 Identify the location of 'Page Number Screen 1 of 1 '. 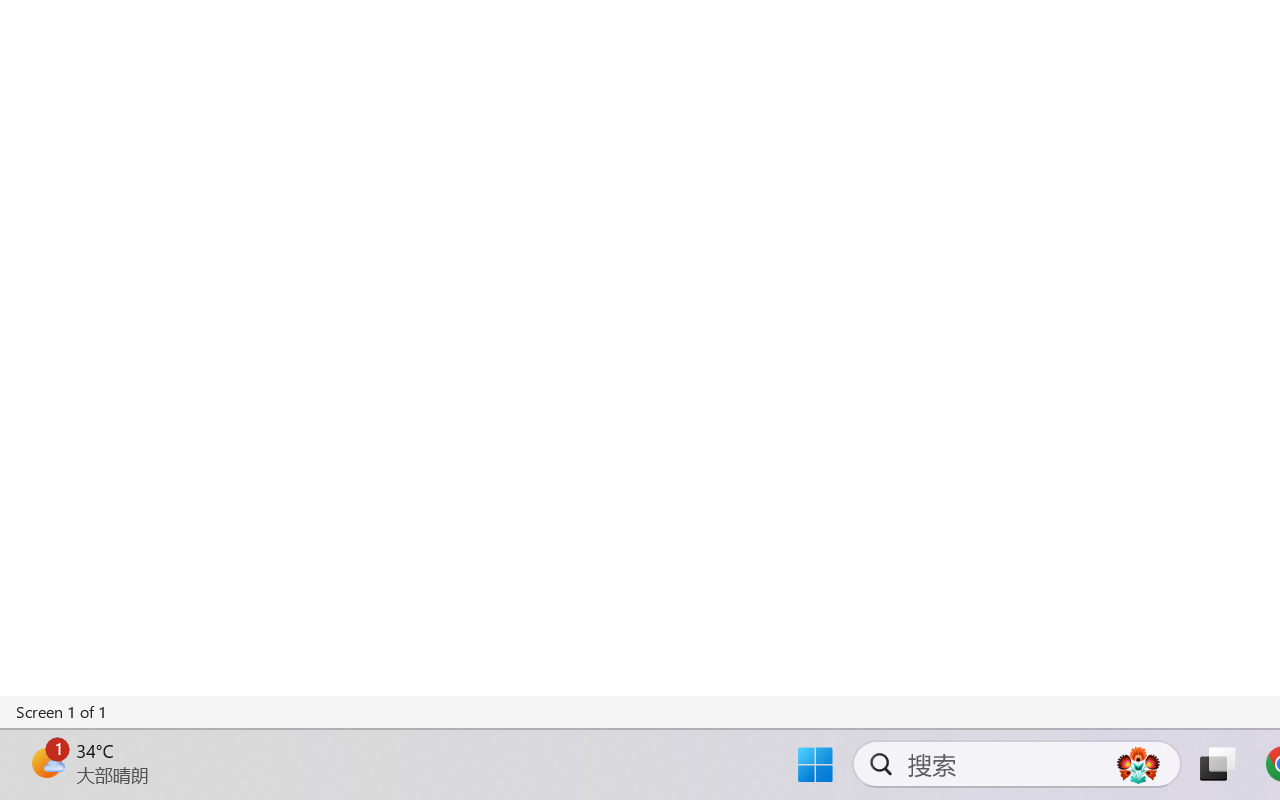
(62, 711).